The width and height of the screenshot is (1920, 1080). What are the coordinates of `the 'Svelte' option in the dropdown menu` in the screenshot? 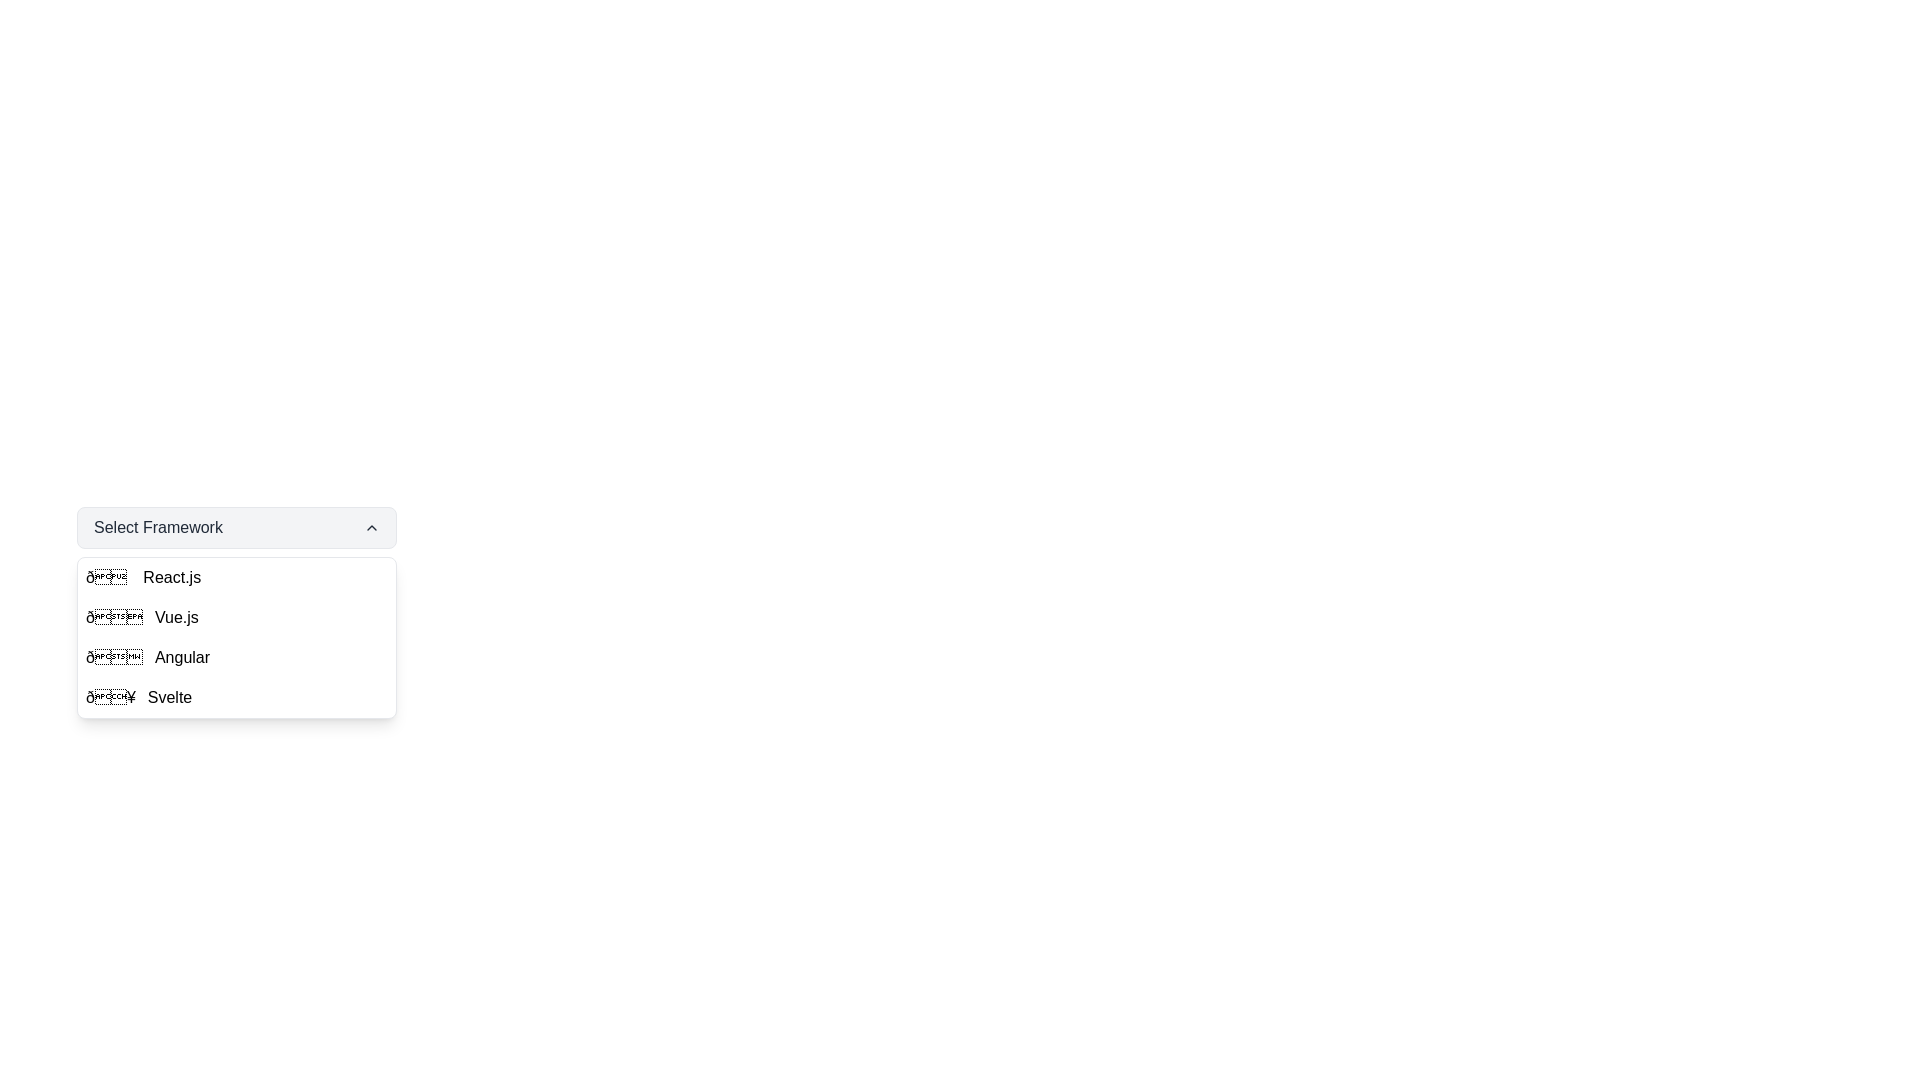 It's located at (236, 697).